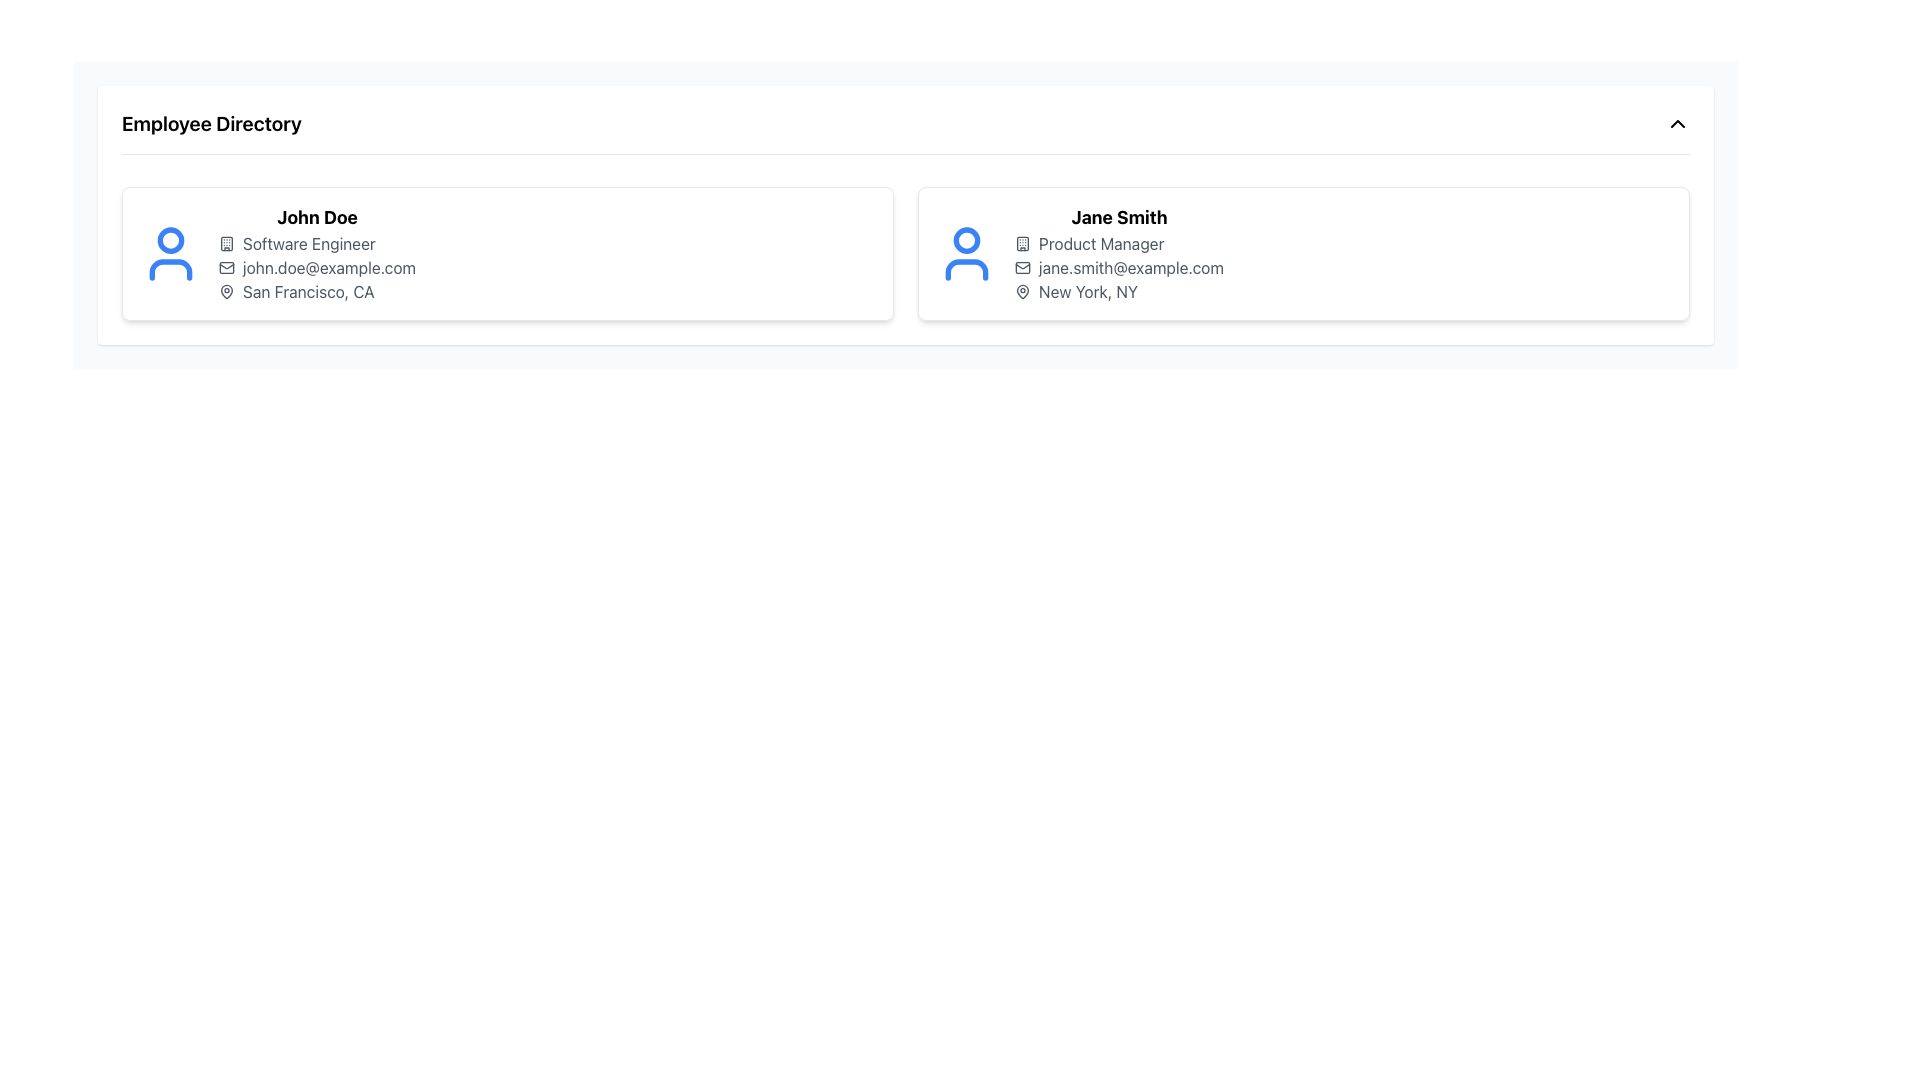  I want to click on the text label styled in muted gray reading 'Software Engineer' with an icon resembling a building, located in the employee details card below 'John Doe', so click(316, 242).